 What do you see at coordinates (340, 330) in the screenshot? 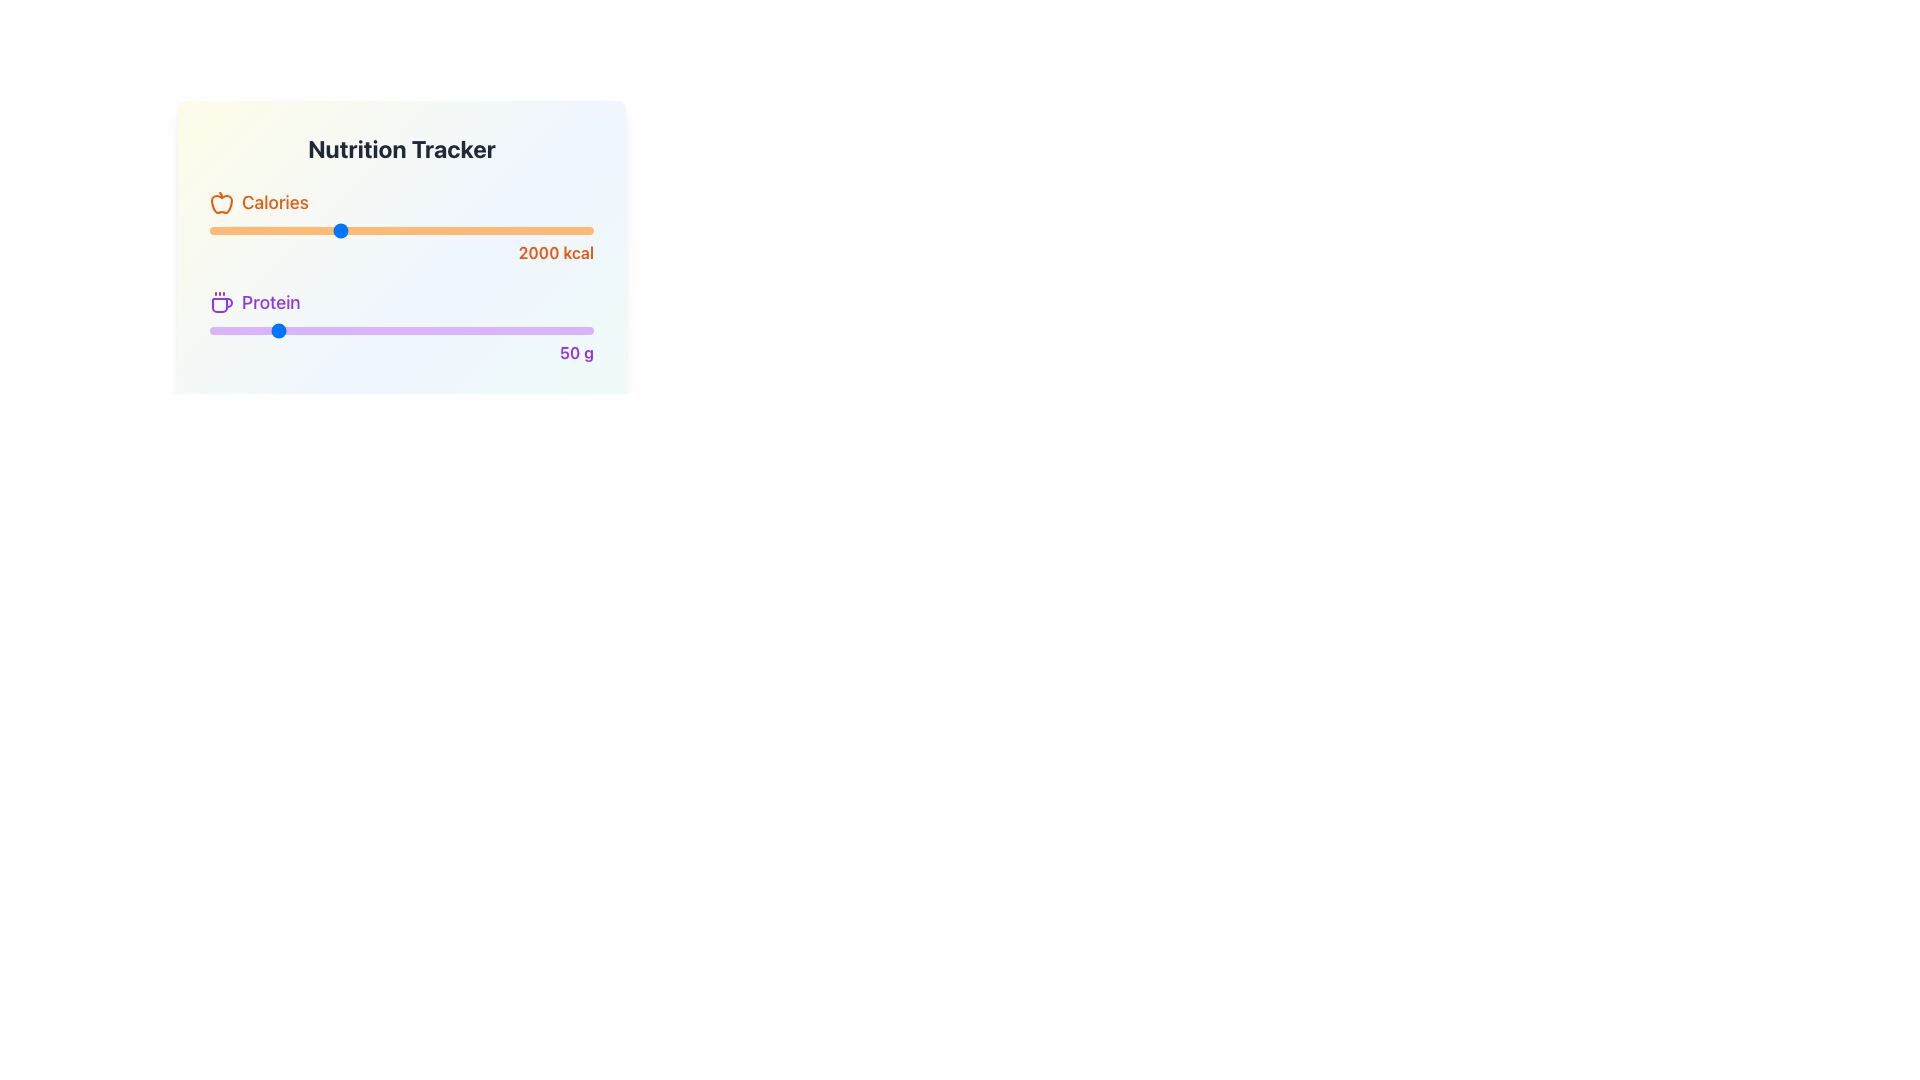
I see `protein quantity` at bounding box center [340, 330].